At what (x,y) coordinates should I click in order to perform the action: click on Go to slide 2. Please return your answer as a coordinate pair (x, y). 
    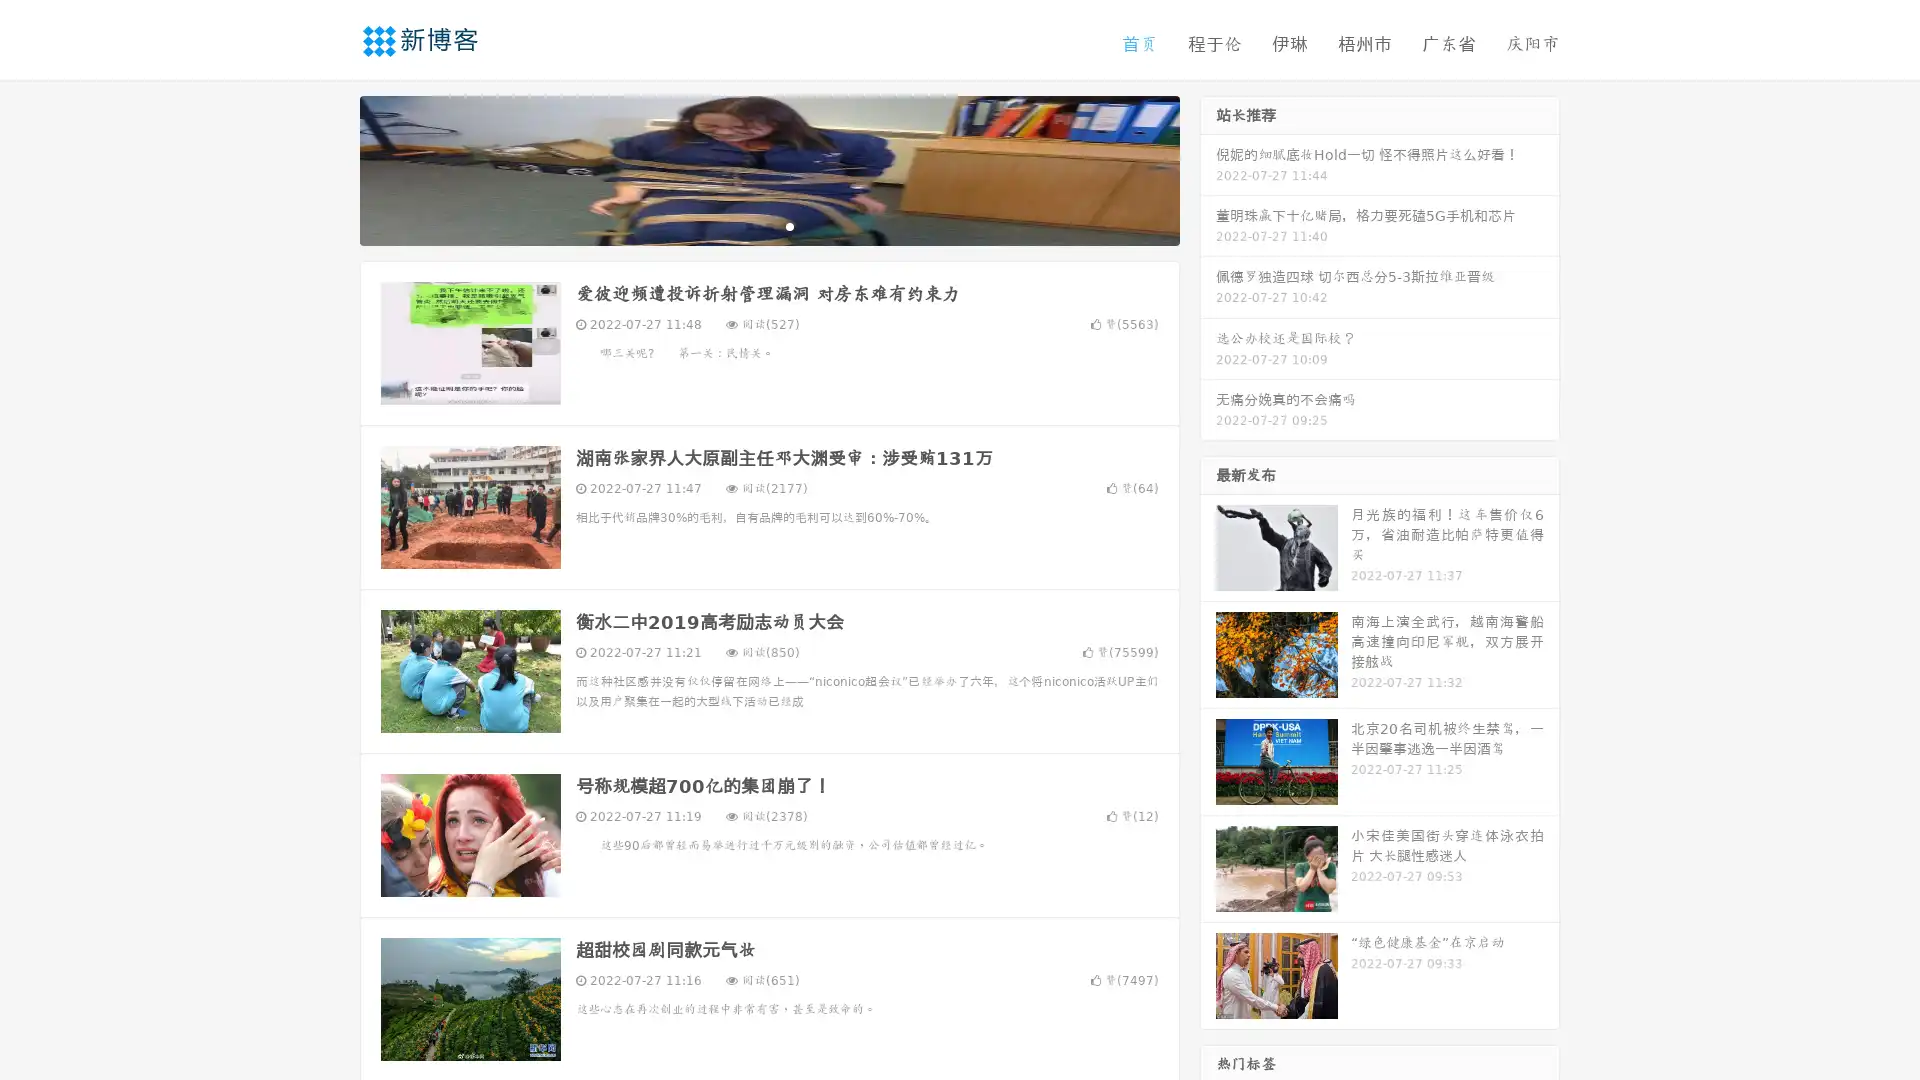
    Looking at the image, I should click on (768, 225).